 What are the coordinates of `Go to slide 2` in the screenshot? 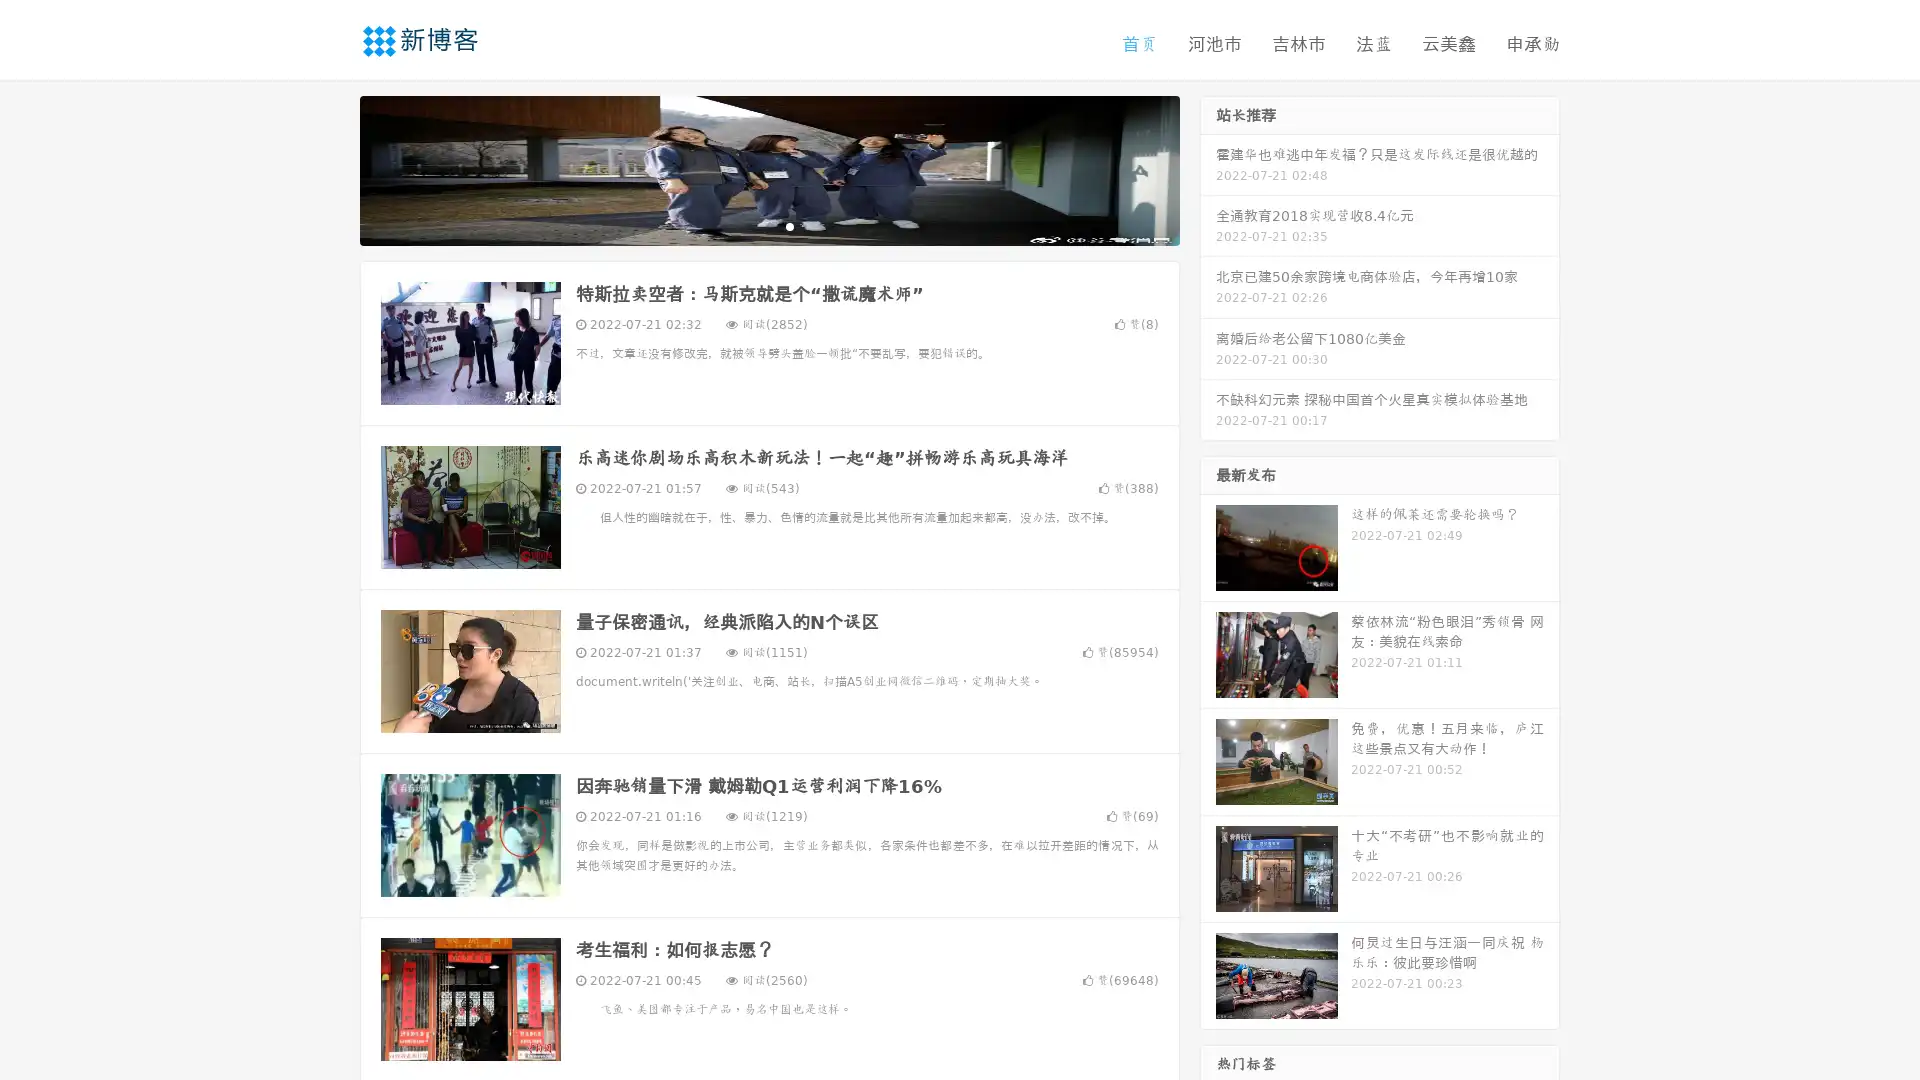 It's located at (768, 225).